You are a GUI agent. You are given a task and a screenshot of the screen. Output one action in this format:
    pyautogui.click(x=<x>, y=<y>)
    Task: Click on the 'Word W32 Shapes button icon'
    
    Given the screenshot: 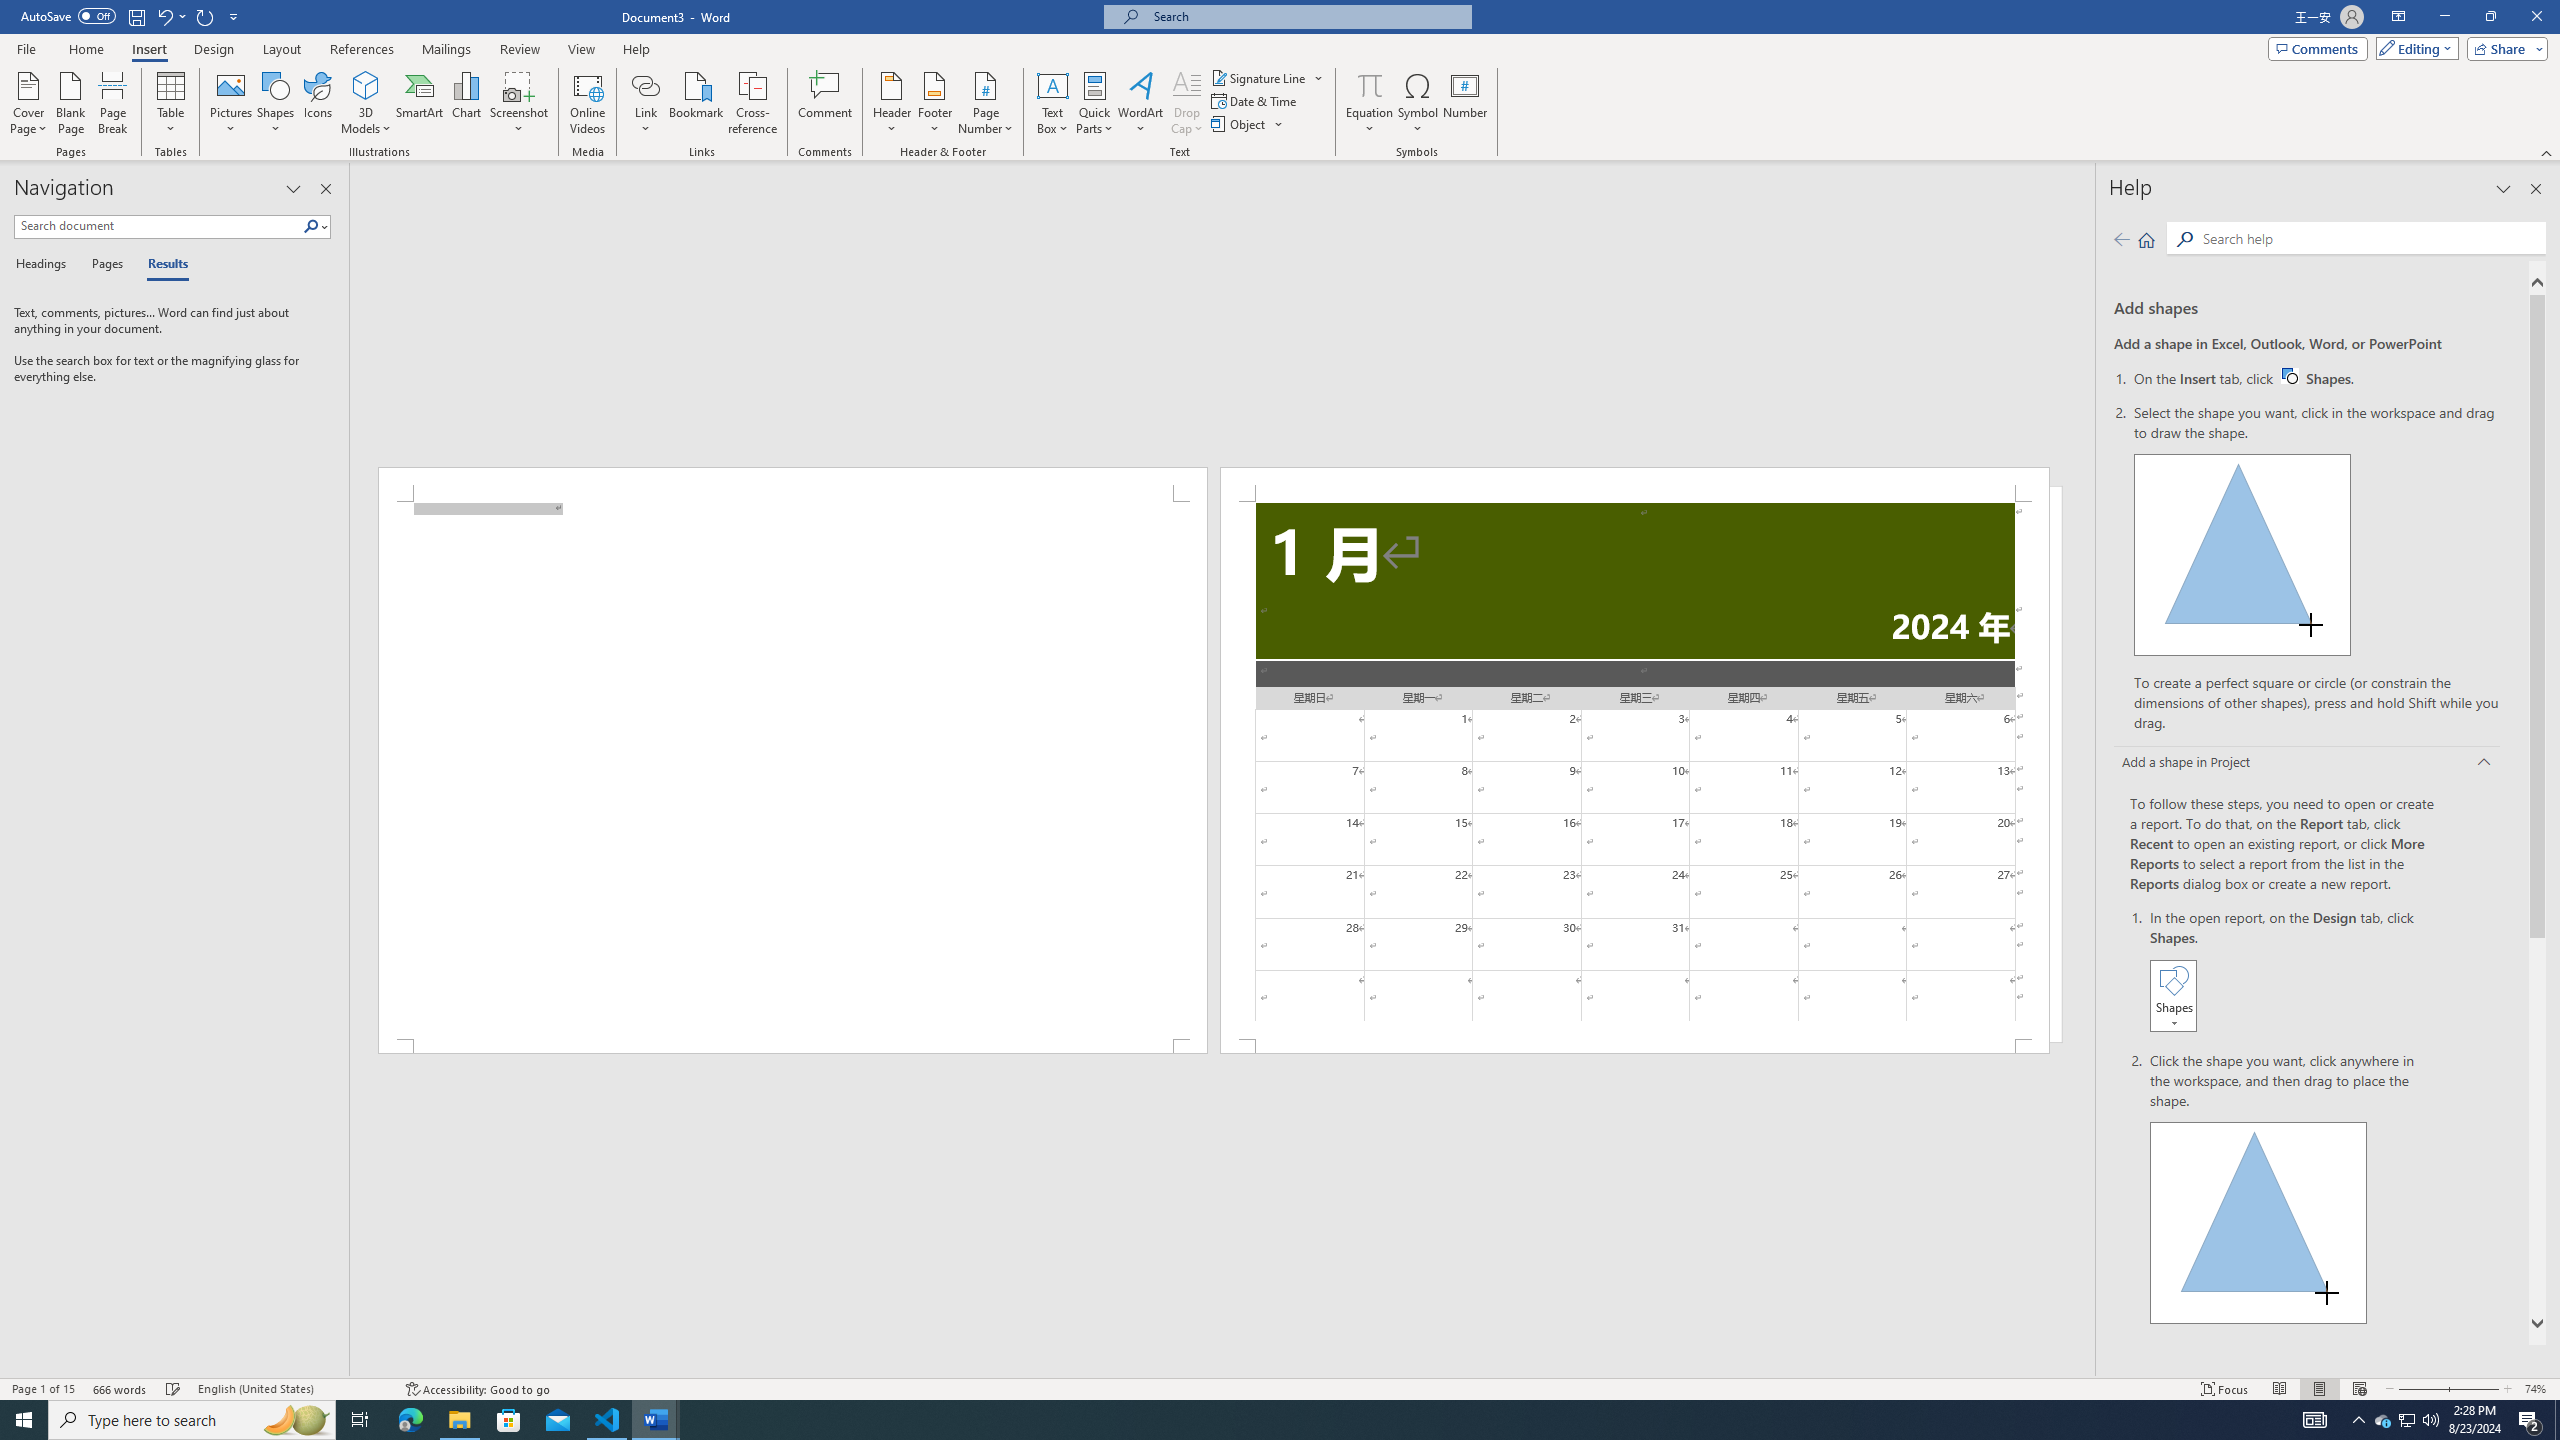 What is the action you would take?
    pyautogui.click(x=2288, y=375)
    